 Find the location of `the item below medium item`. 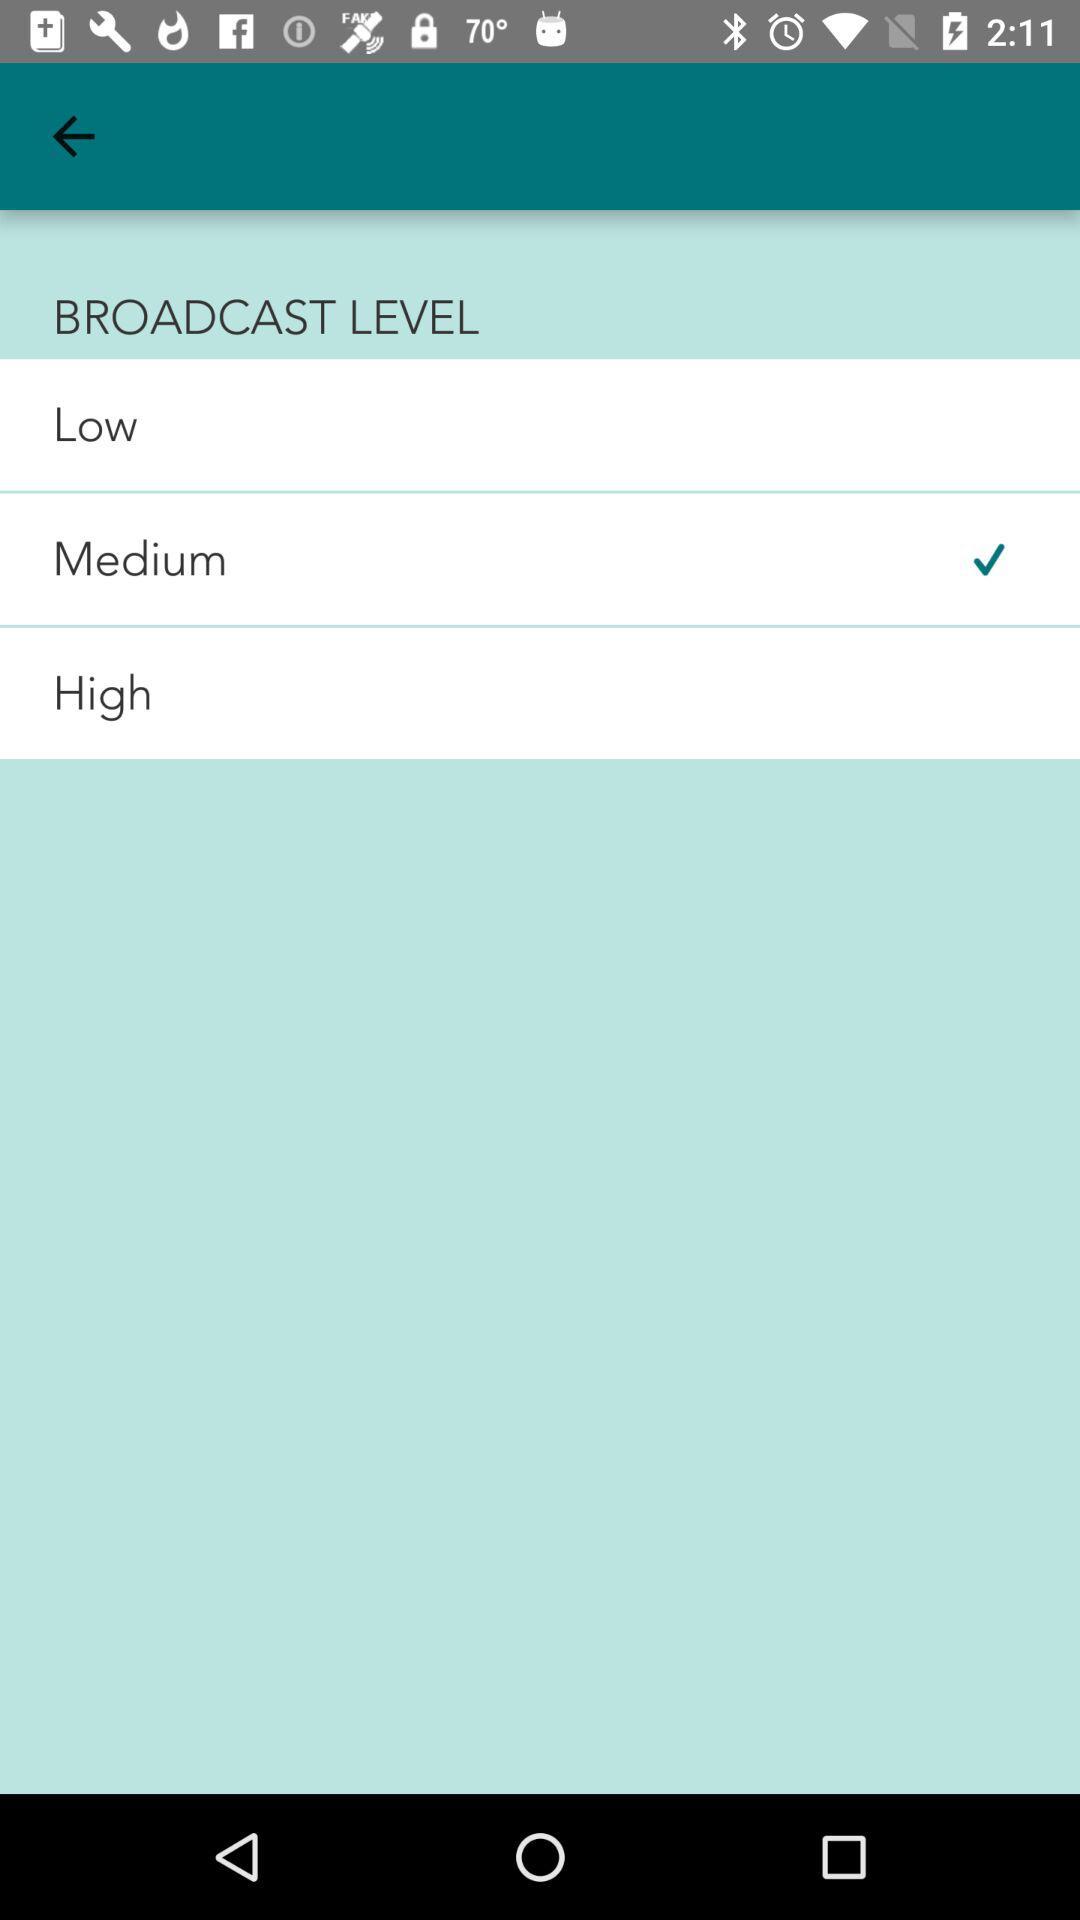

the item below medium item is located at coordinates (75, 693).